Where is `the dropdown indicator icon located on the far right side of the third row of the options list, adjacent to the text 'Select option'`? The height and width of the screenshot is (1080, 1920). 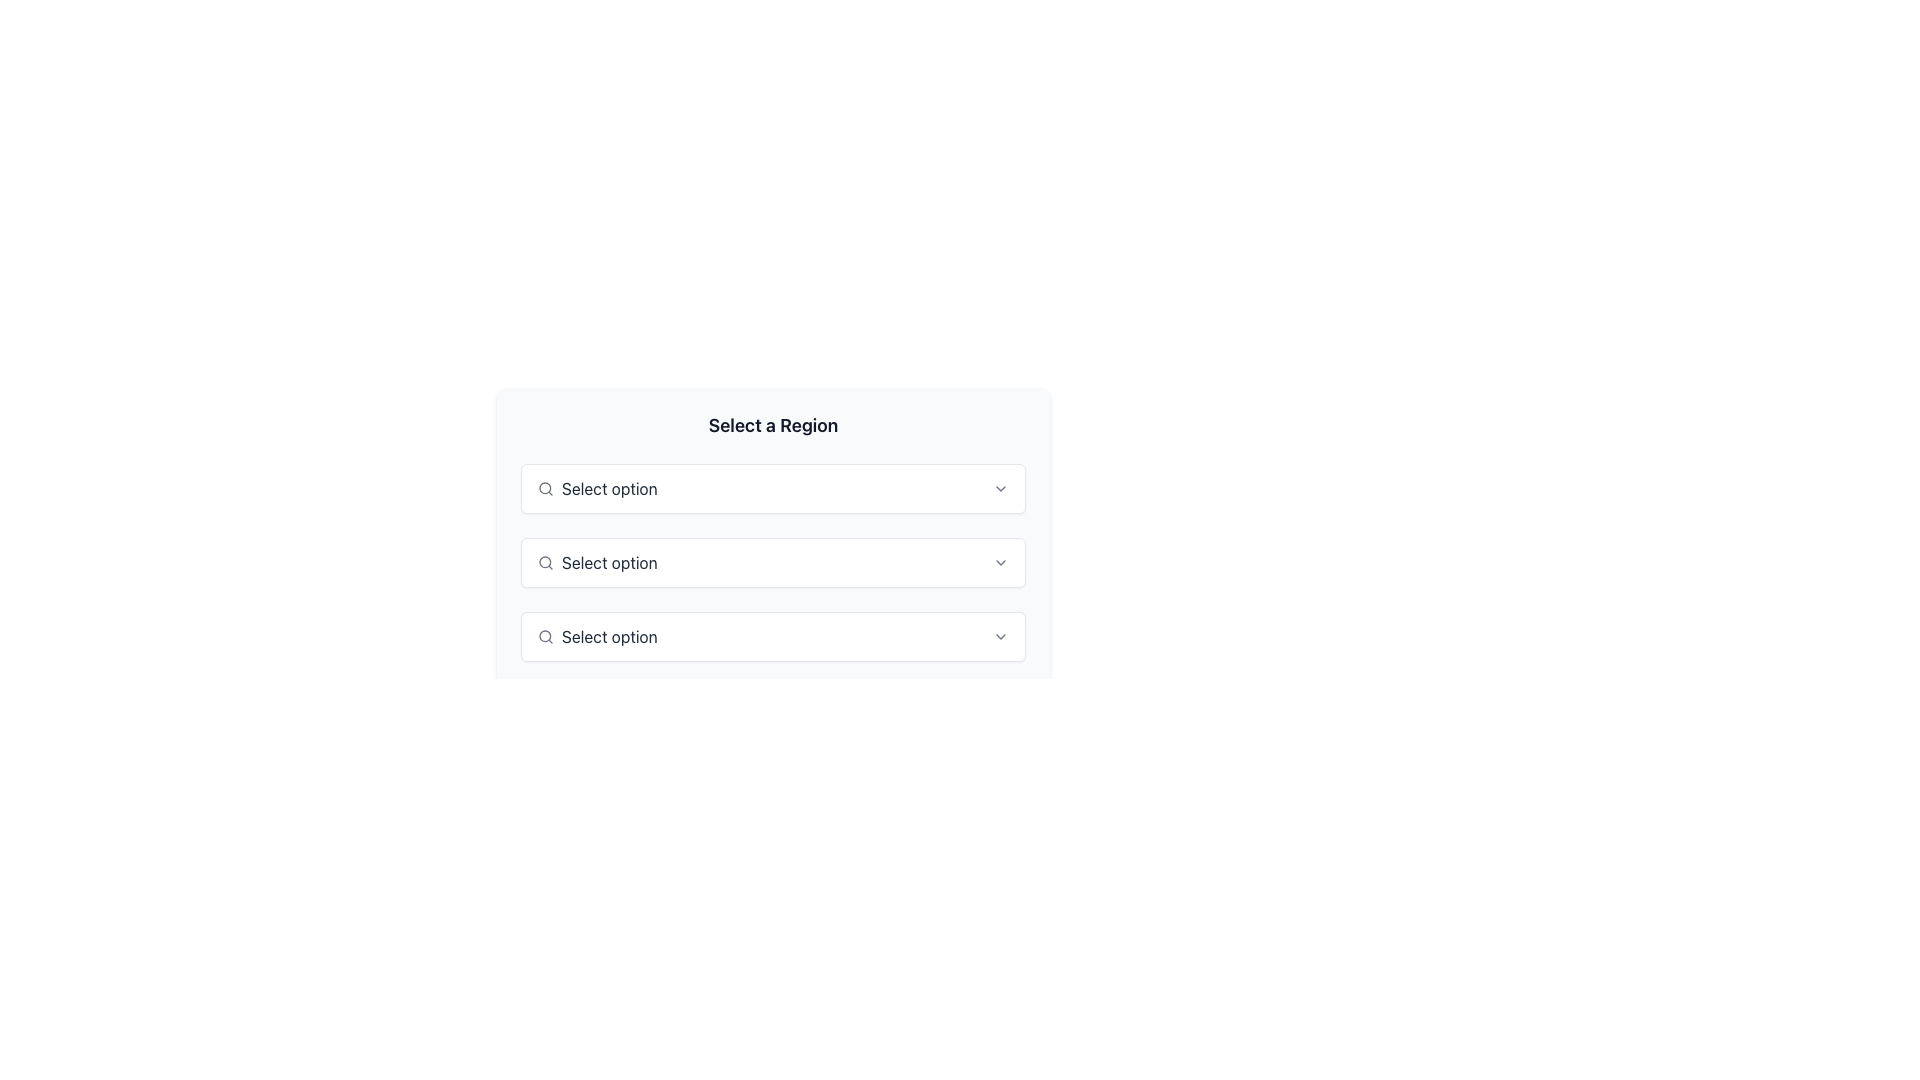
the dropdown indicator icon located on the far right side of the third row of the options list, adjacent to the text 'Select option' is located at coordinates (1001, 636).